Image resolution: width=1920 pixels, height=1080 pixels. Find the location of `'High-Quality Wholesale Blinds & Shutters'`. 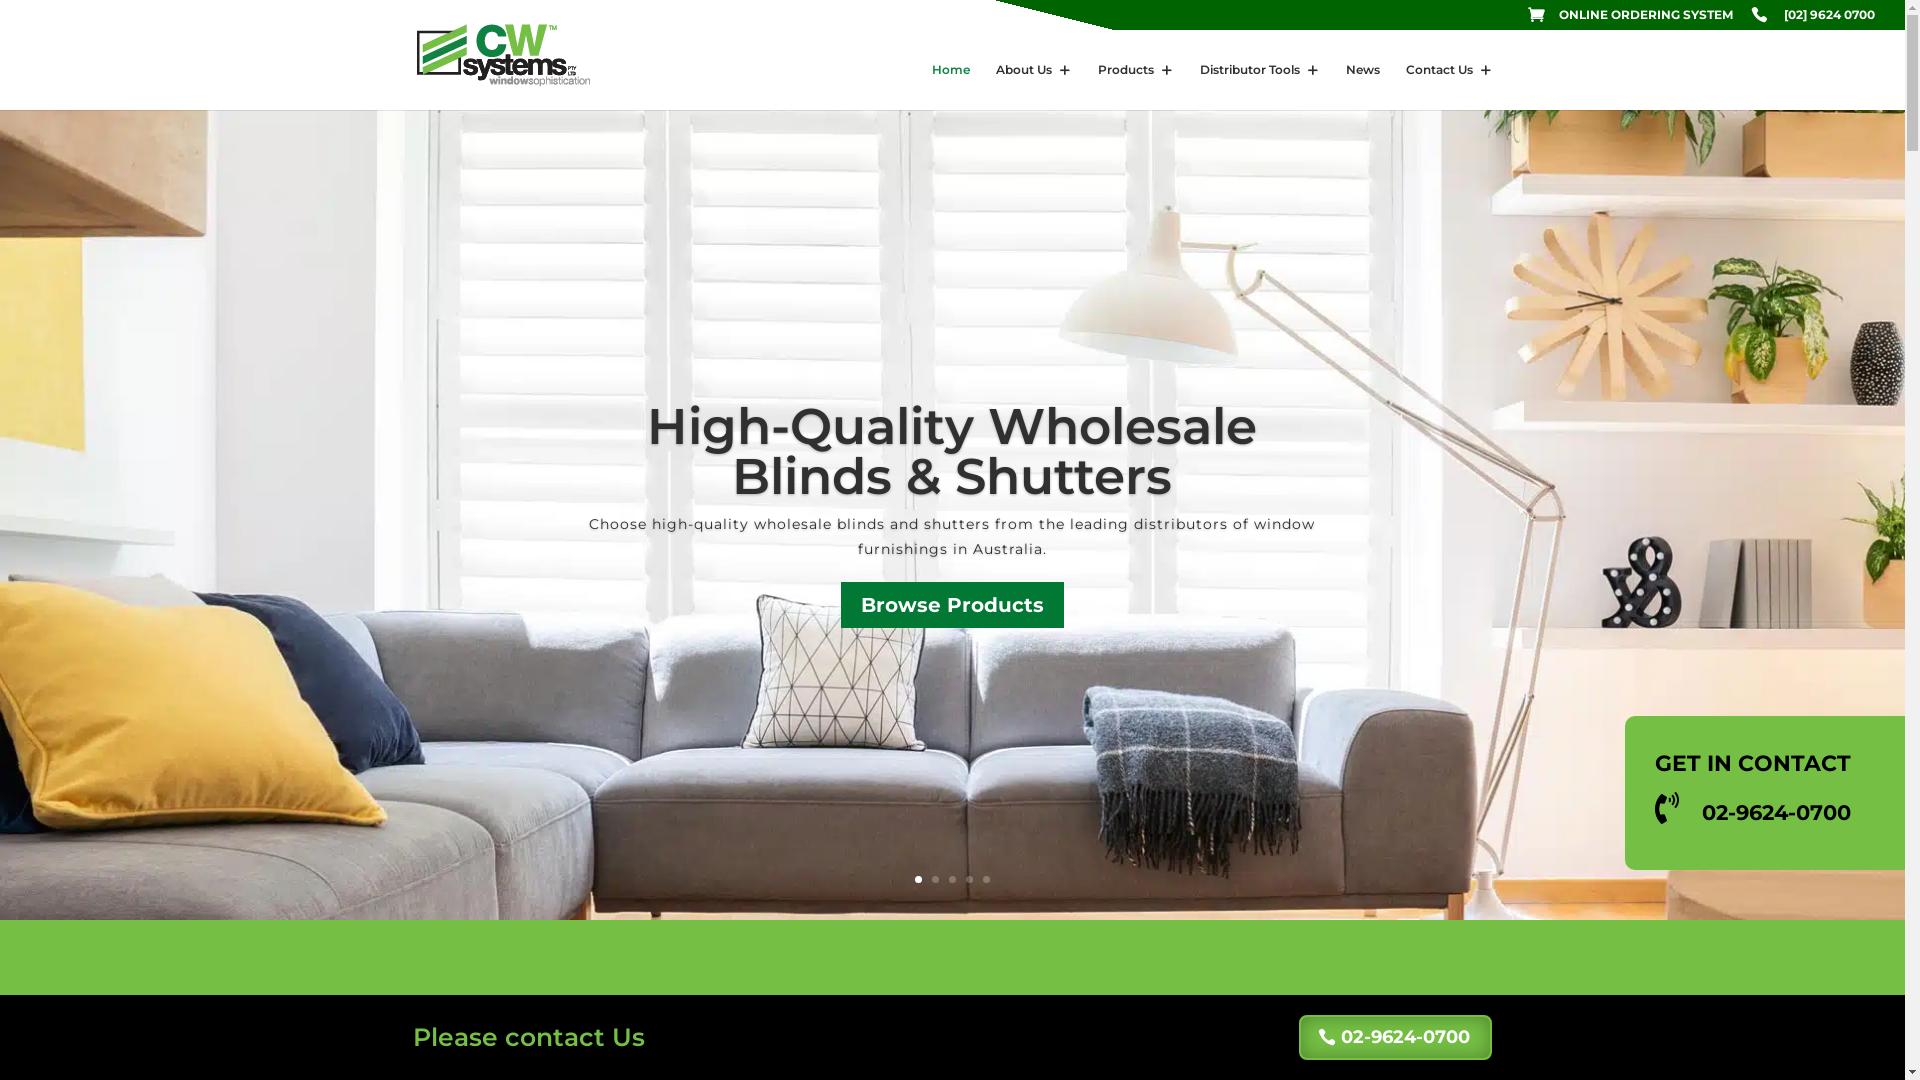

'High-Quality Wholesale Blinds & Shutters' is located at coordinates (950, 451).